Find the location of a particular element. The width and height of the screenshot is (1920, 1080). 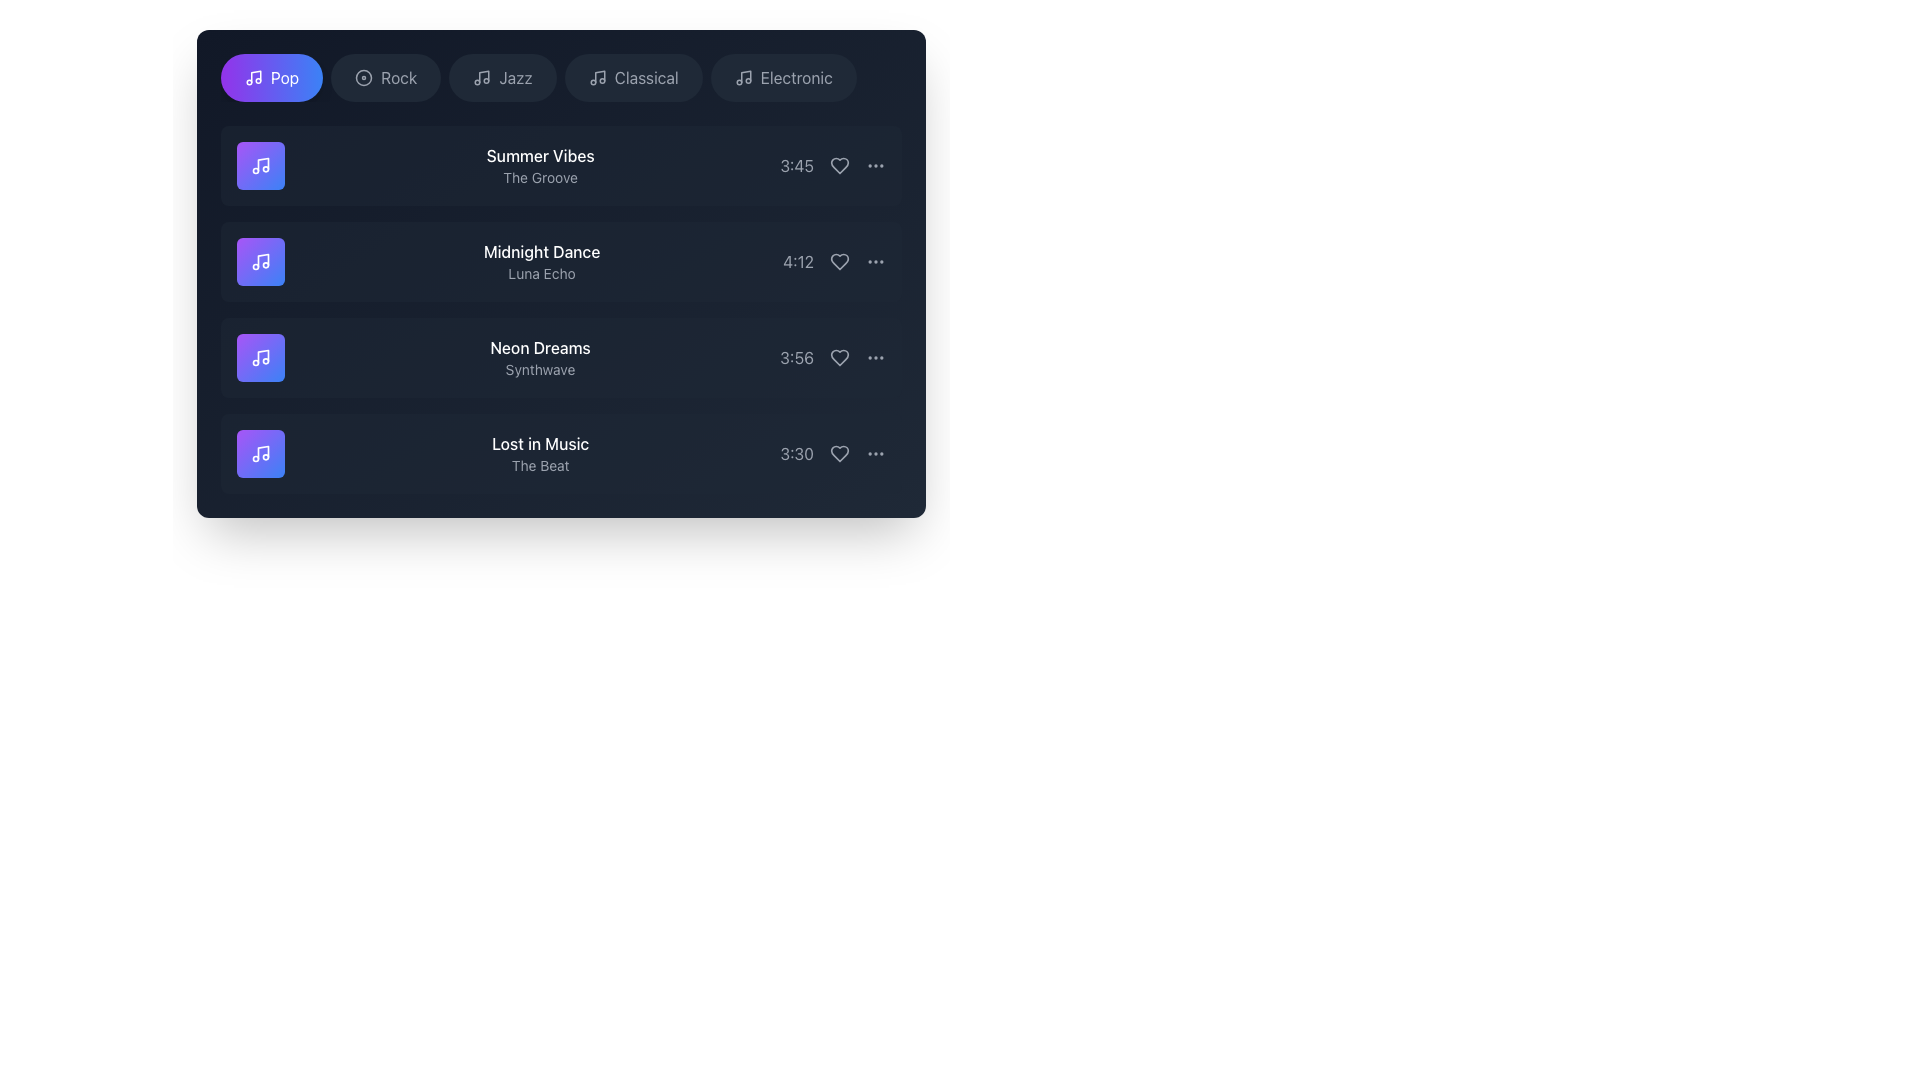

the 'Pop' text label in the leftmost button of the gradient-styled horizontal menu is located at coordinates (284, 76).